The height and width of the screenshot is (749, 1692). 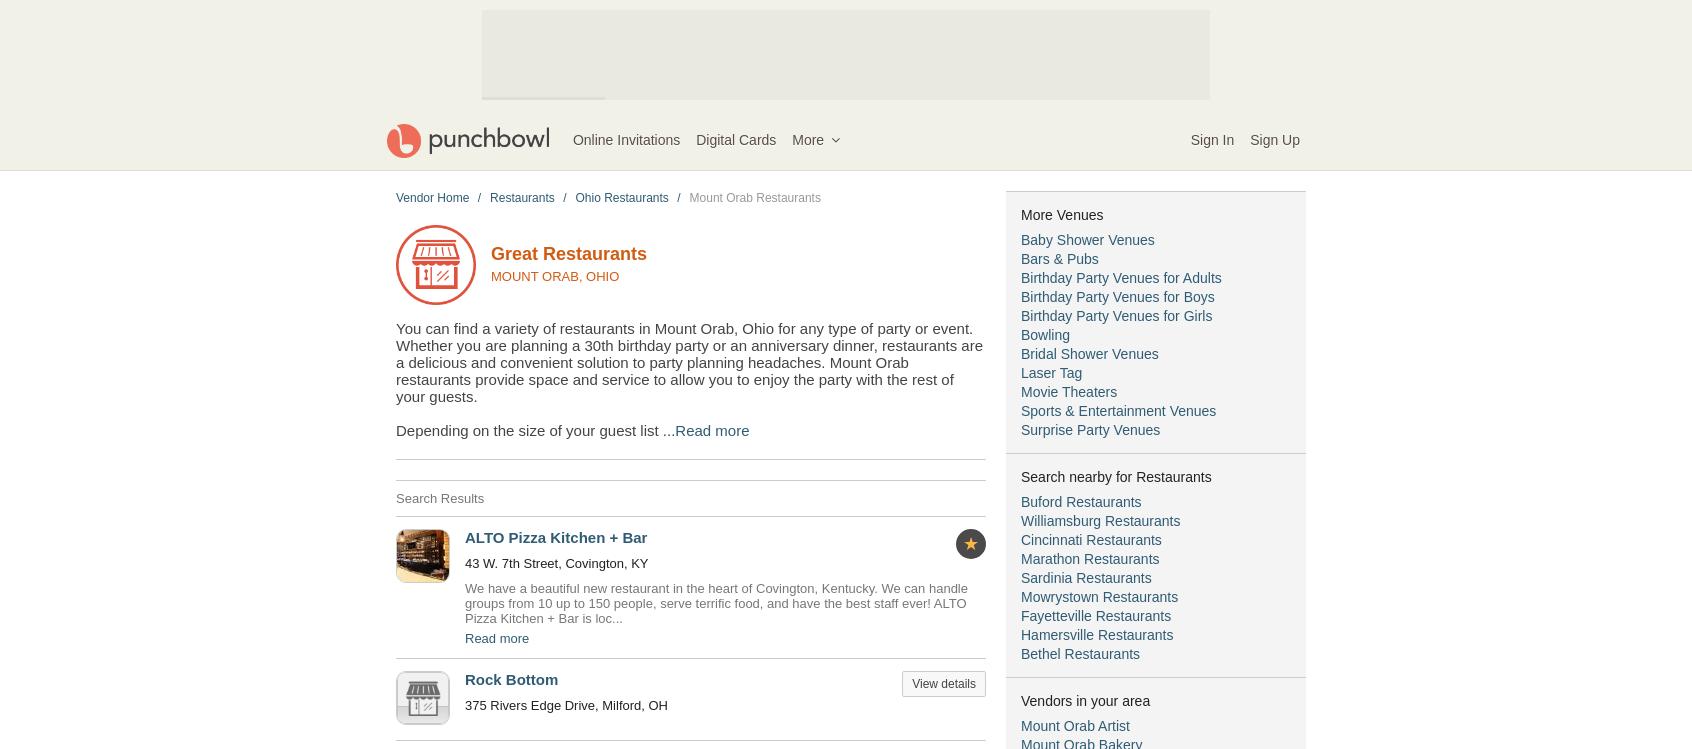 What do you see at coordinates (625, 139) in the screenshot?
I see `'Online Invitations'` at bounding box center [625, 139].